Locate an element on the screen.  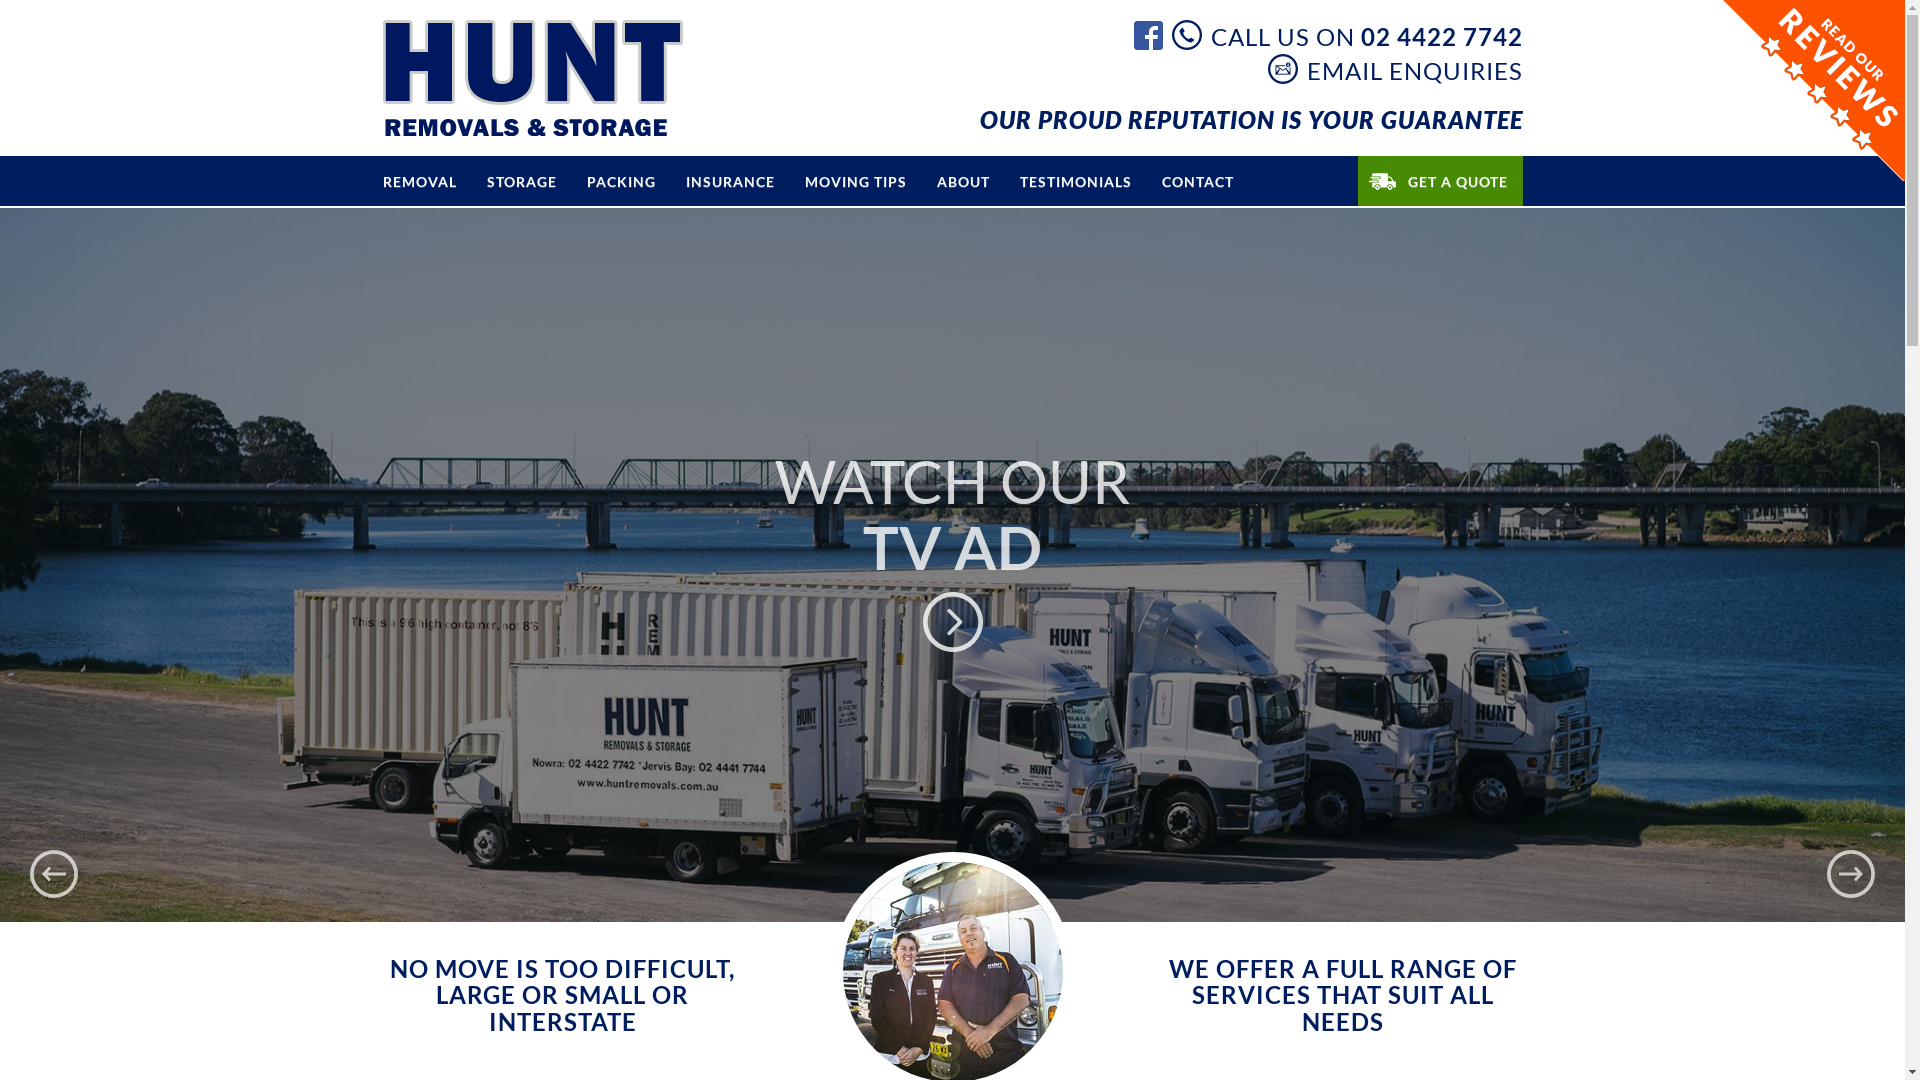
'MOVING TIPS' is located at coordinates (855, 181).